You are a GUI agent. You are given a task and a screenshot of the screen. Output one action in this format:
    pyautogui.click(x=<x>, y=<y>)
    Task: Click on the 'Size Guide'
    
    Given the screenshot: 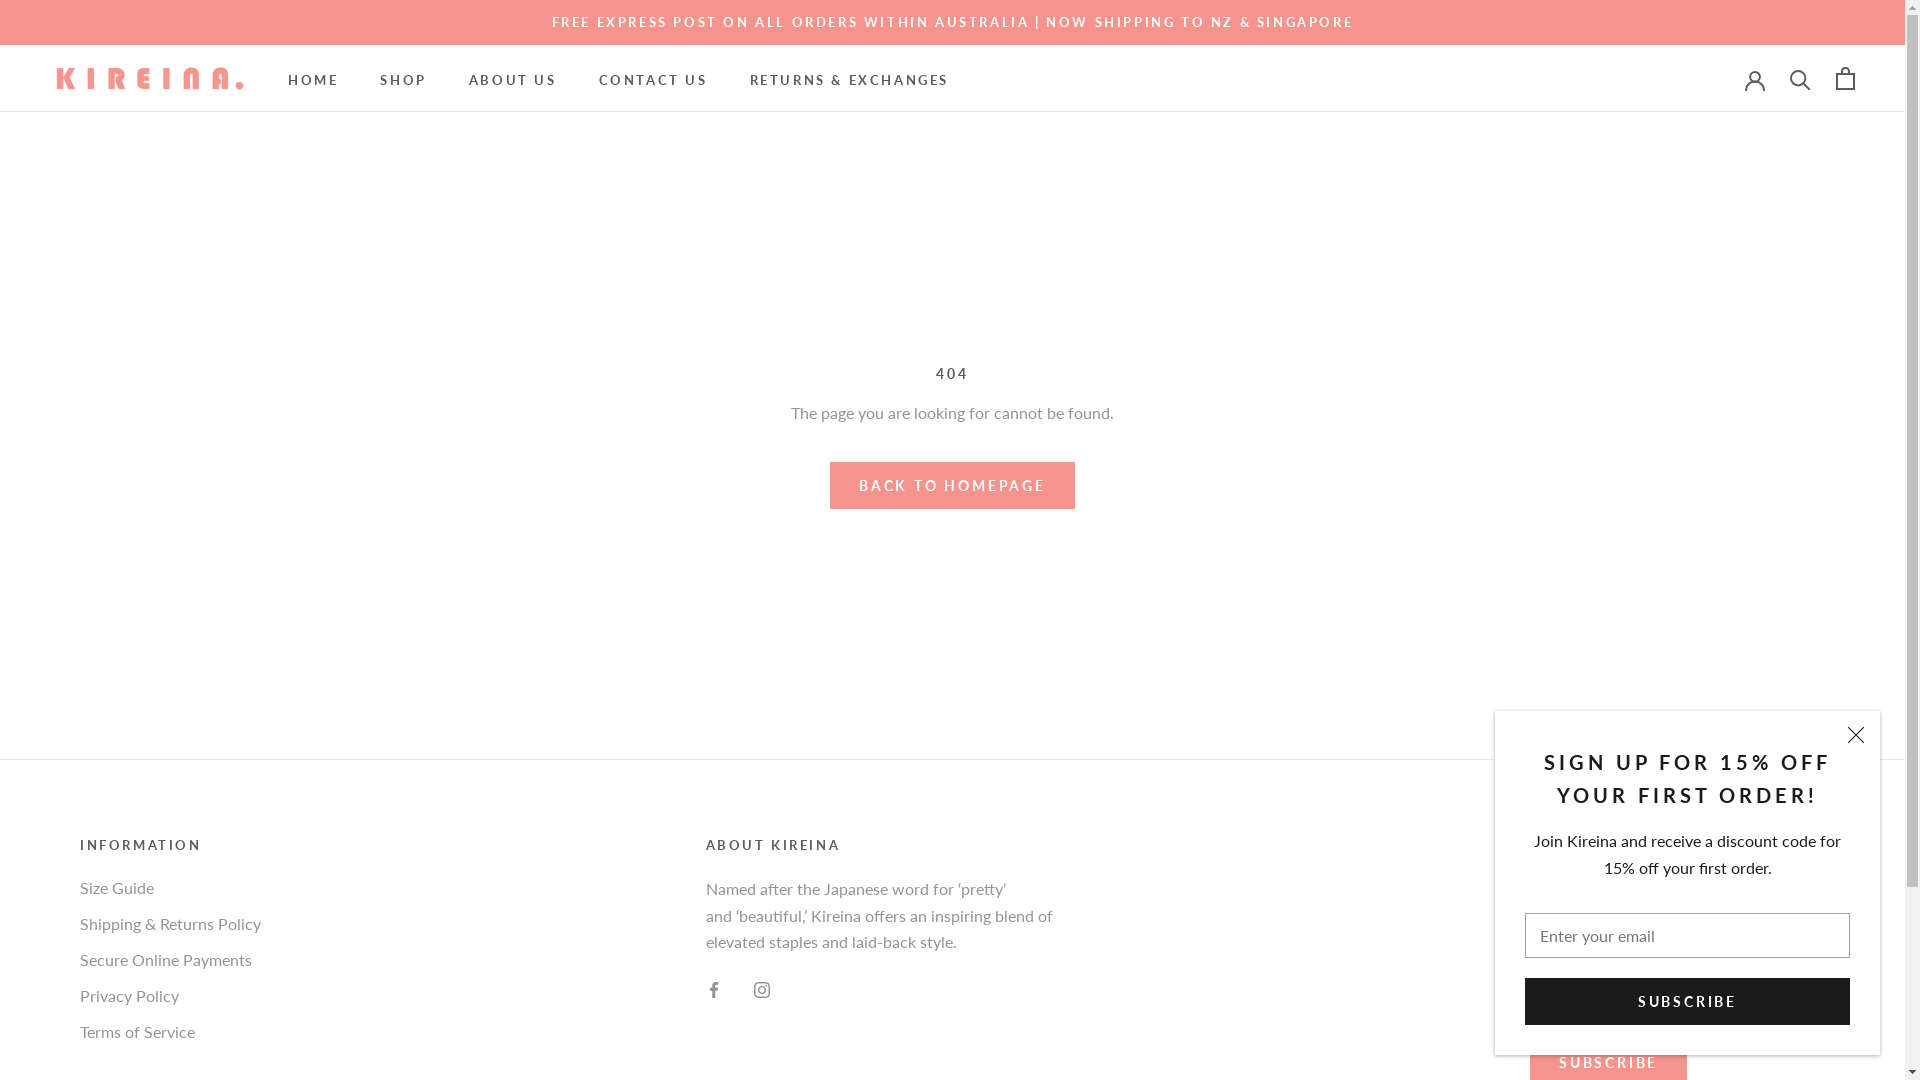 What is the action you would take?
    pyautogui.click(x=170, y=886)
    